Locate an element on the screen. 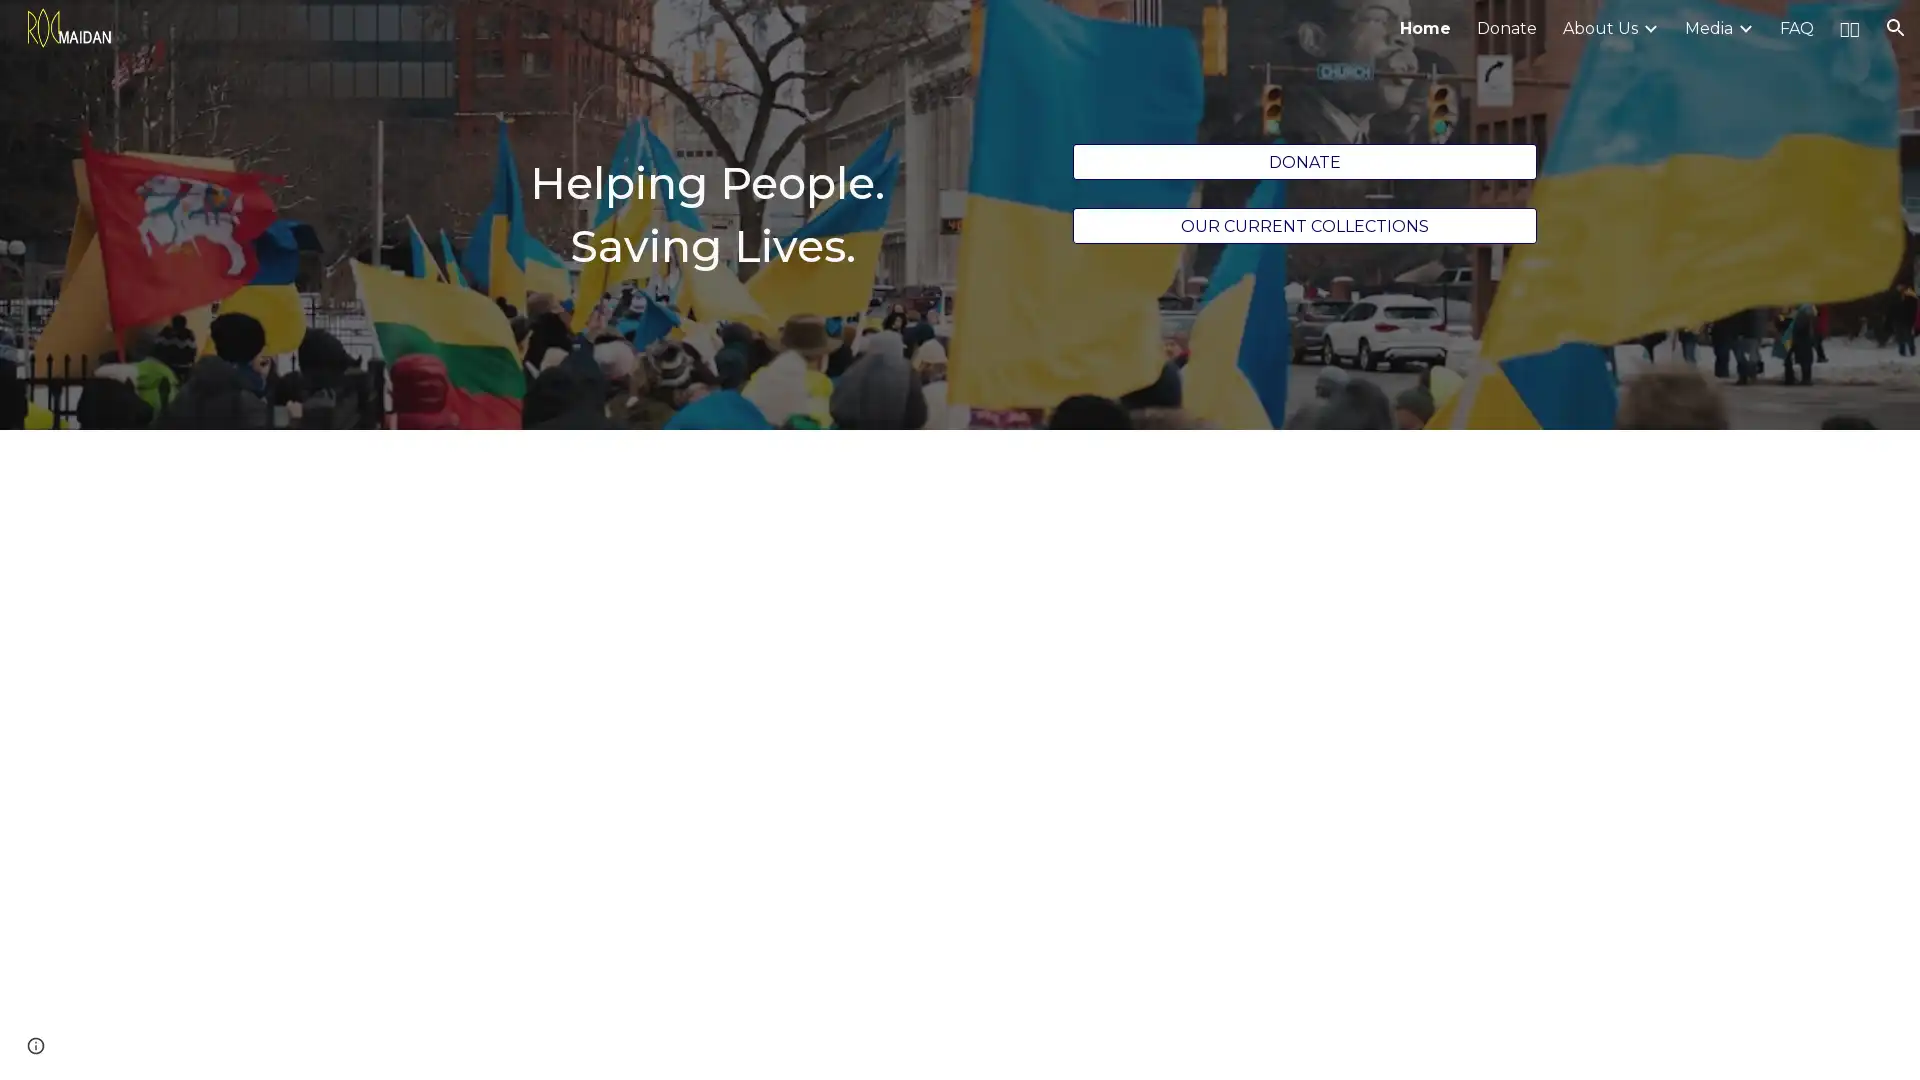 The image size is (1920, 1080). Google Sites is located at coordinates (154, 1044).